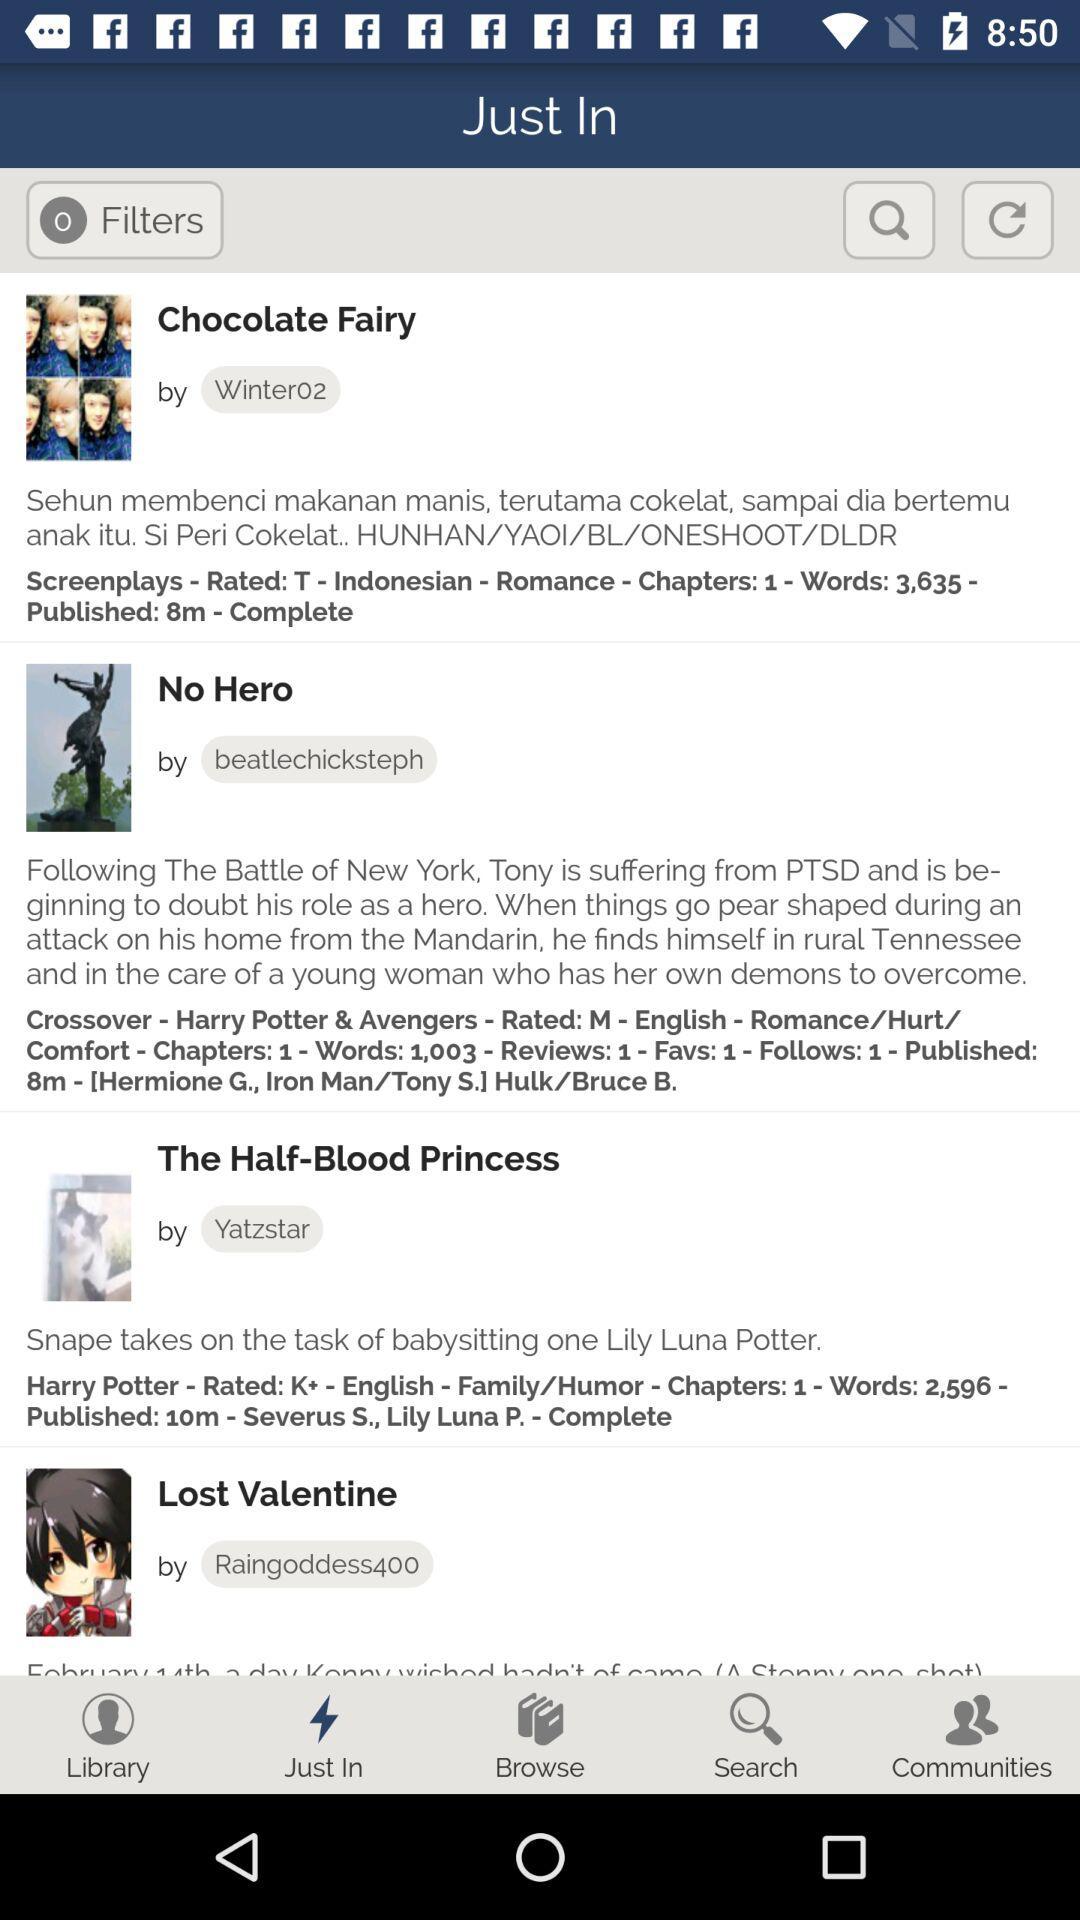 This screenshot has width=1080, height=1920. What do you see at coordinates (318, 758) in the screenshot?
I see `the item below no hero app` at bounding box center [318, 758].